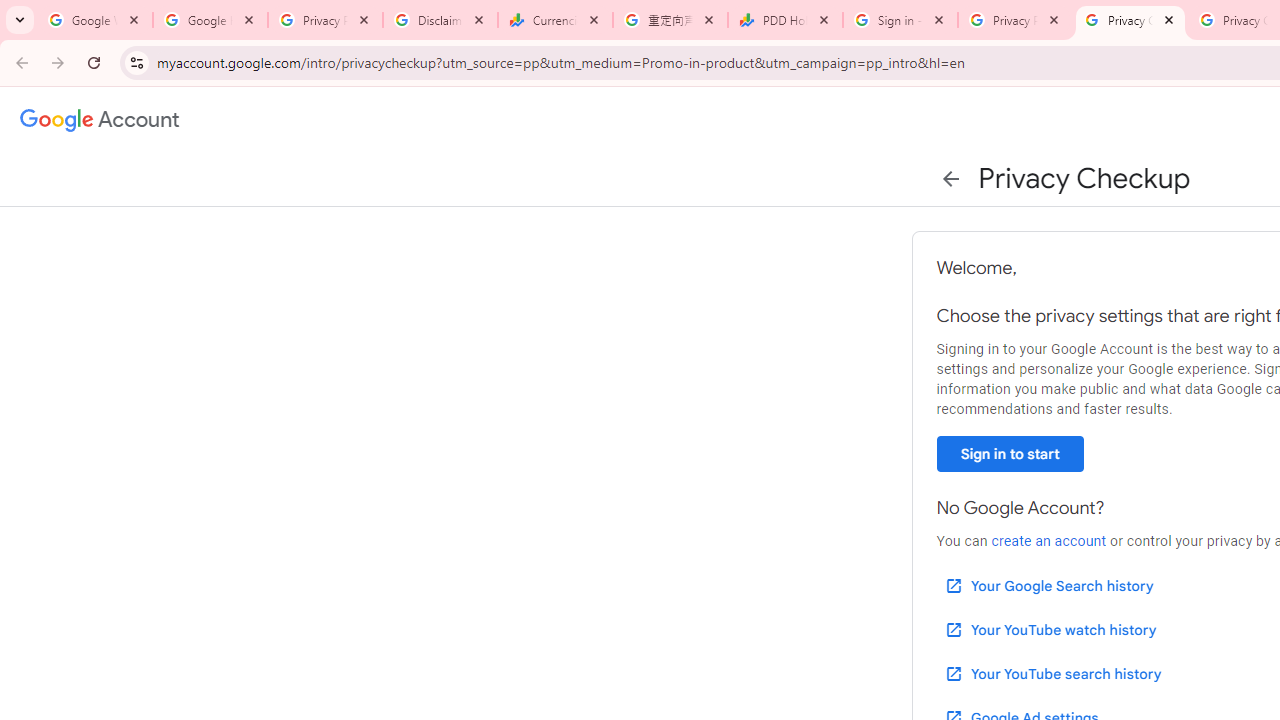 Image resolution: width=1280 pixels, height=720 pixels. What do you see at coordinates (555, 20) in the screenshot?
I see `'Currencies - Google Finance'` at bounding box center [555, 20].